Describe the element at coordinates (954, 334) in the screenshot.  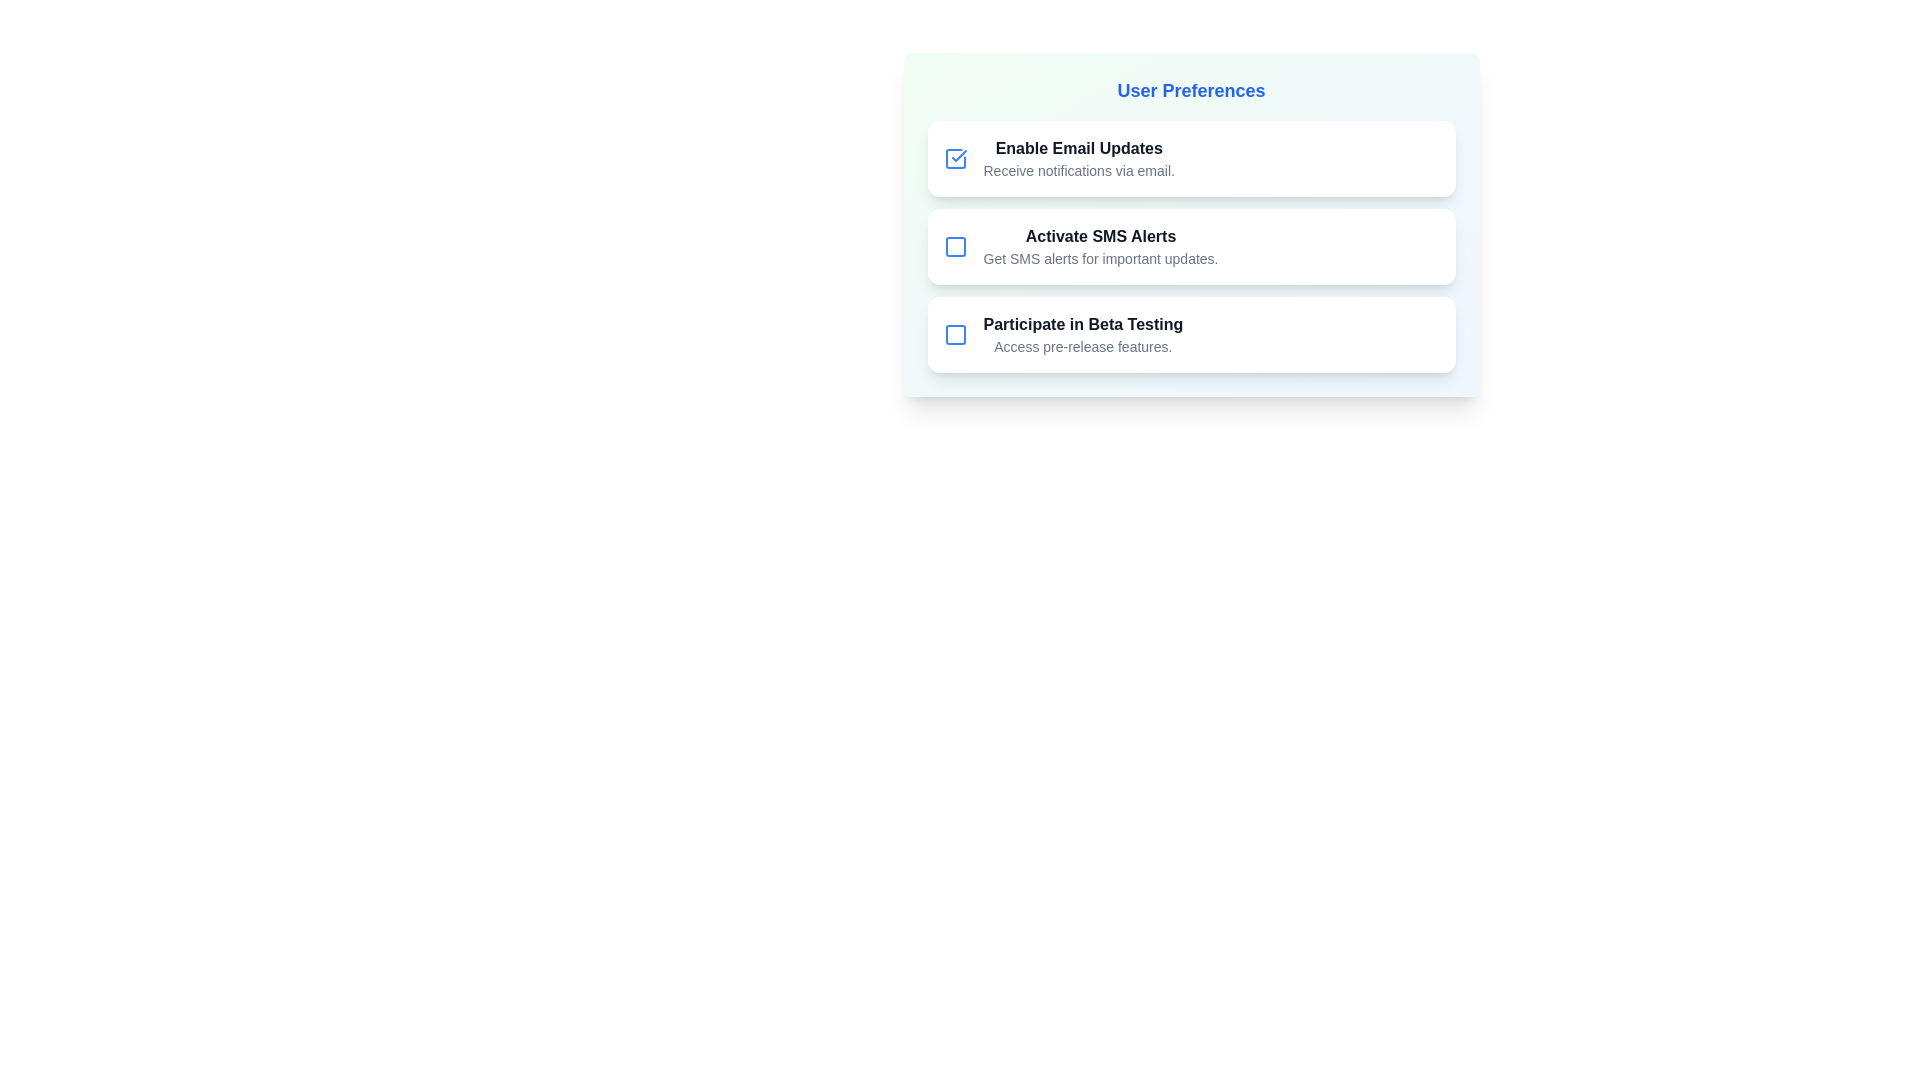
I see `the Icon component within the SVG structure, which serves as an indicator for toggling or confirming an action, located to the left of the text label 'Participate in Beta Testing'` at that location.